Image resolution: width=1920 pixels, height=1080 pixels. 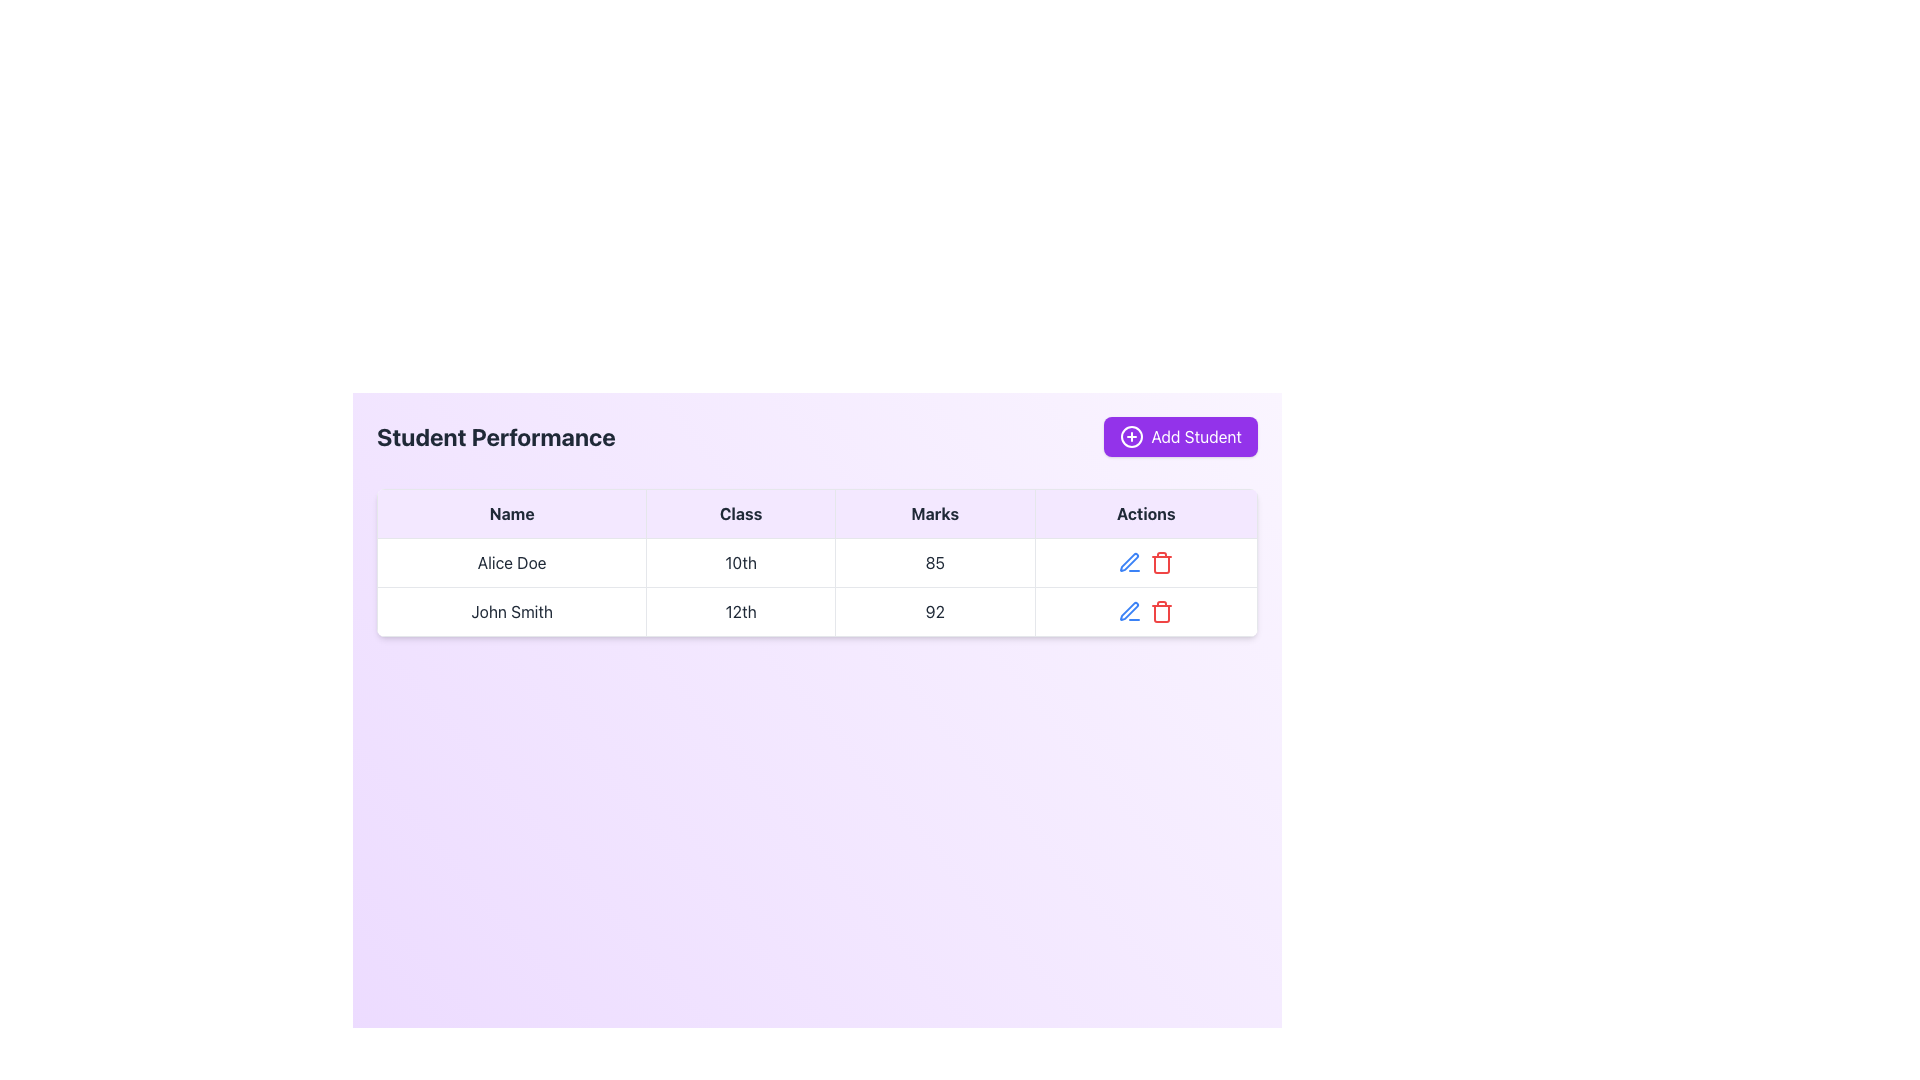 What do you see at coordinates (1131, 435) in the screenshot?
I see `the icon located in the top-right corner of the interface, which serves as a visual cue to add a new student, positioned to the left of the 'Add Student' button` at bounding box center [1131, 435].